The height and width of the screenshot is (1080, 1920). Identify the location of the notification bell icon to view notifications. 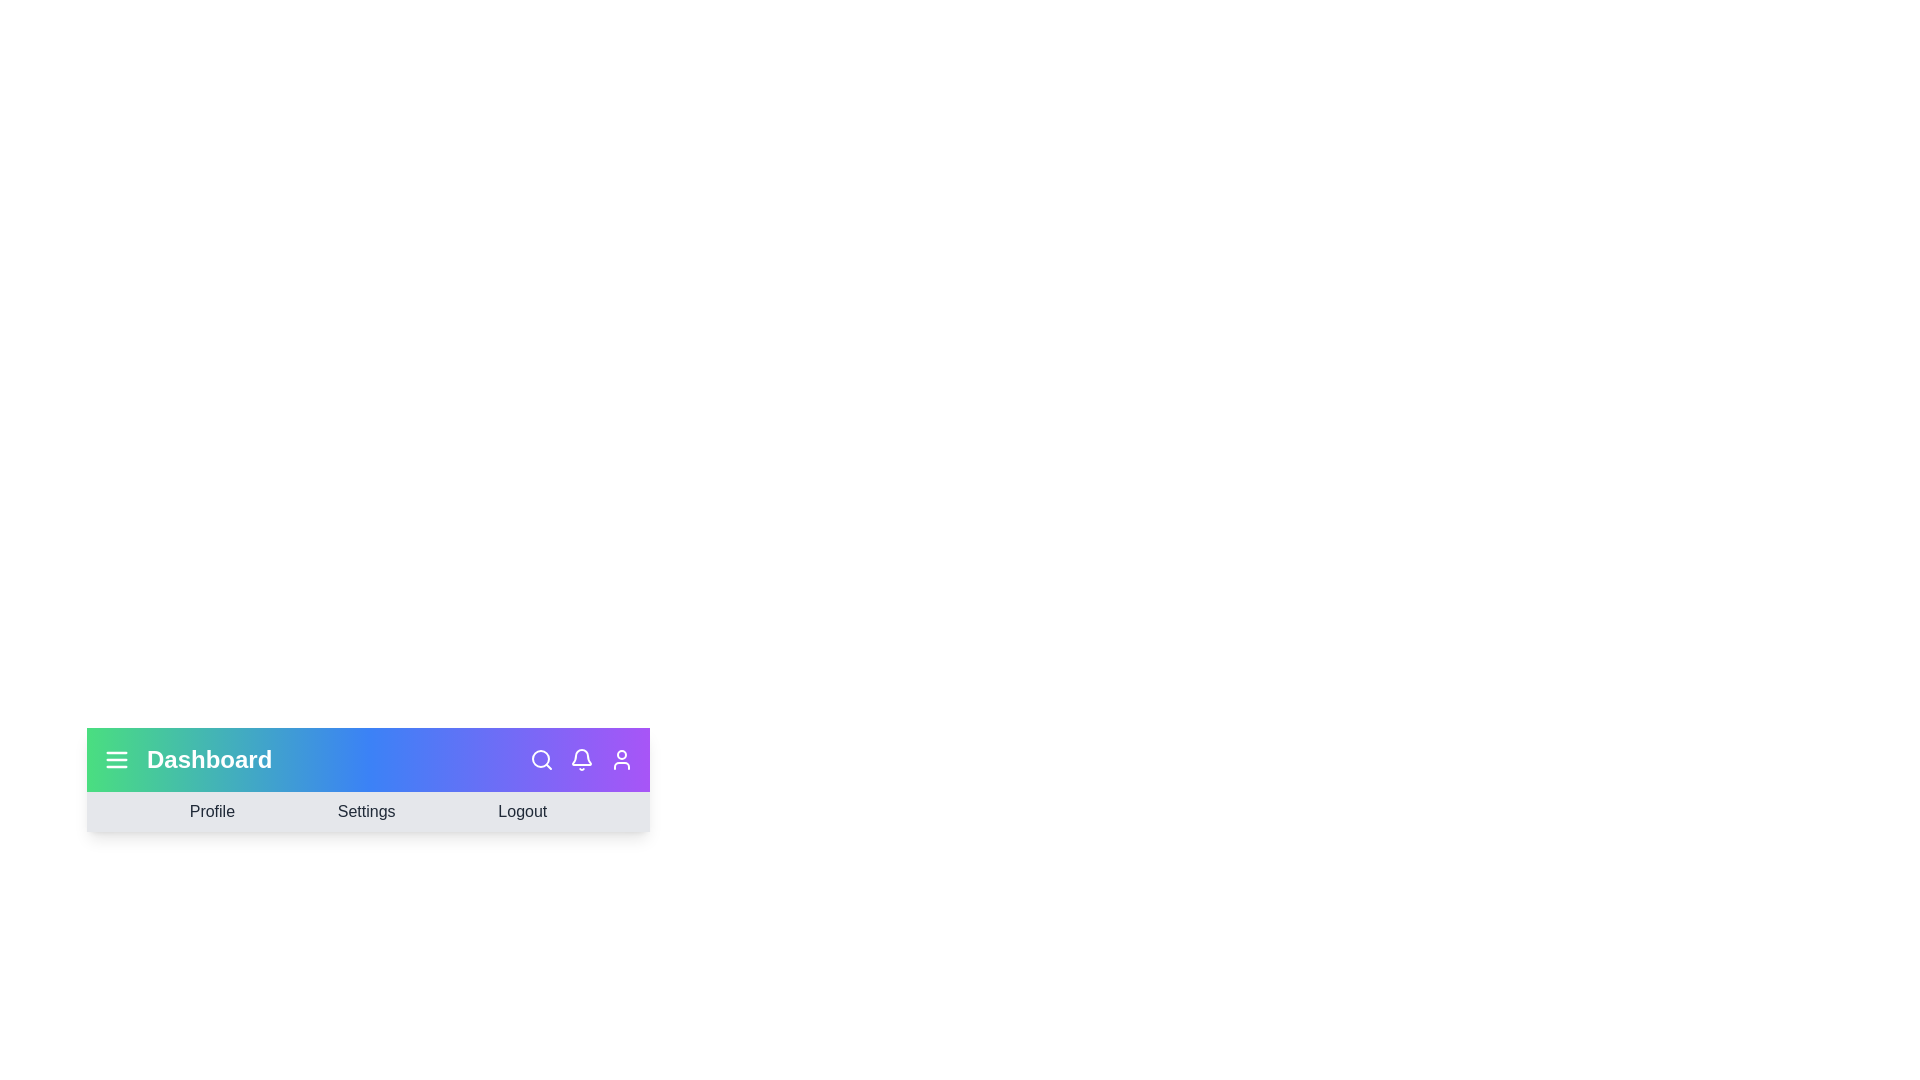
(580, 759).